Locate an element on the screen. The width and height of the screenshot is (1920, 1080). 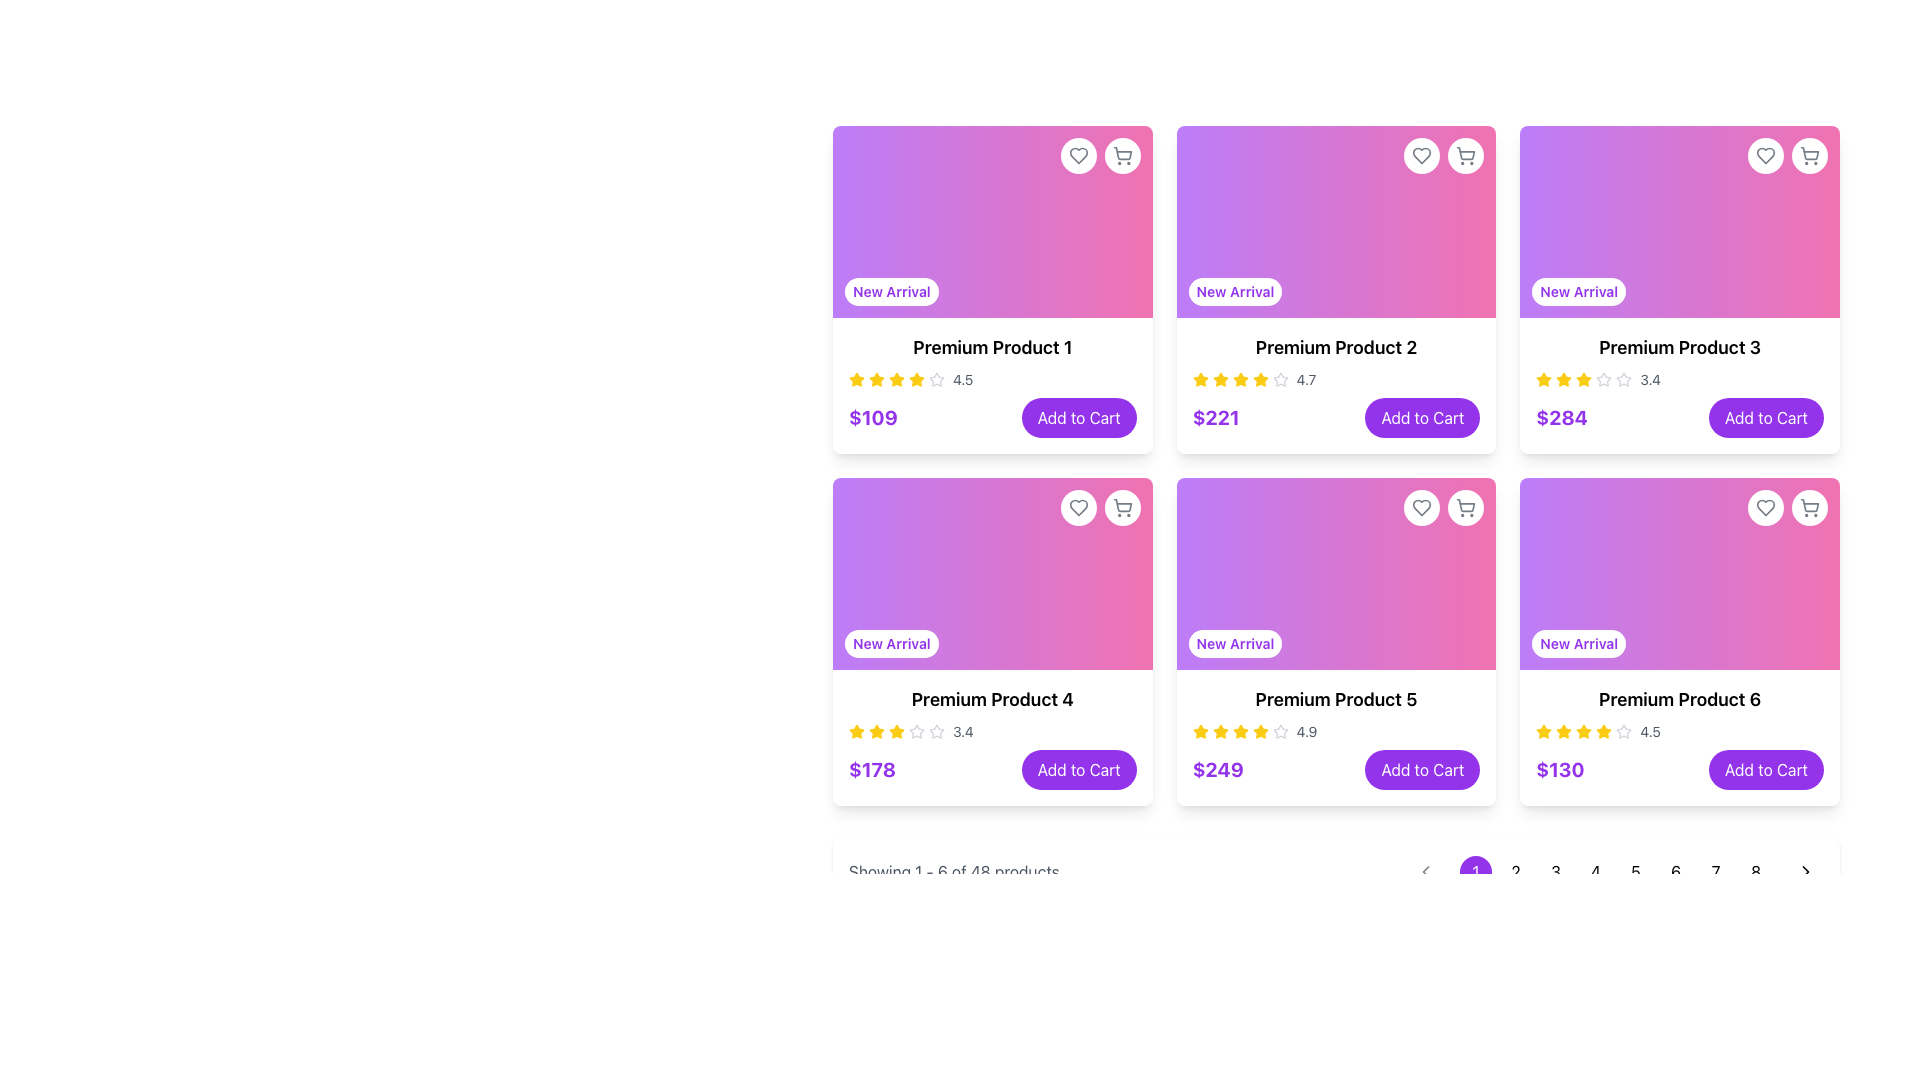
the favorite icon located in the top-right corner of the card labeled 'Premium Product 6' is located at coordinates (1766, 507).